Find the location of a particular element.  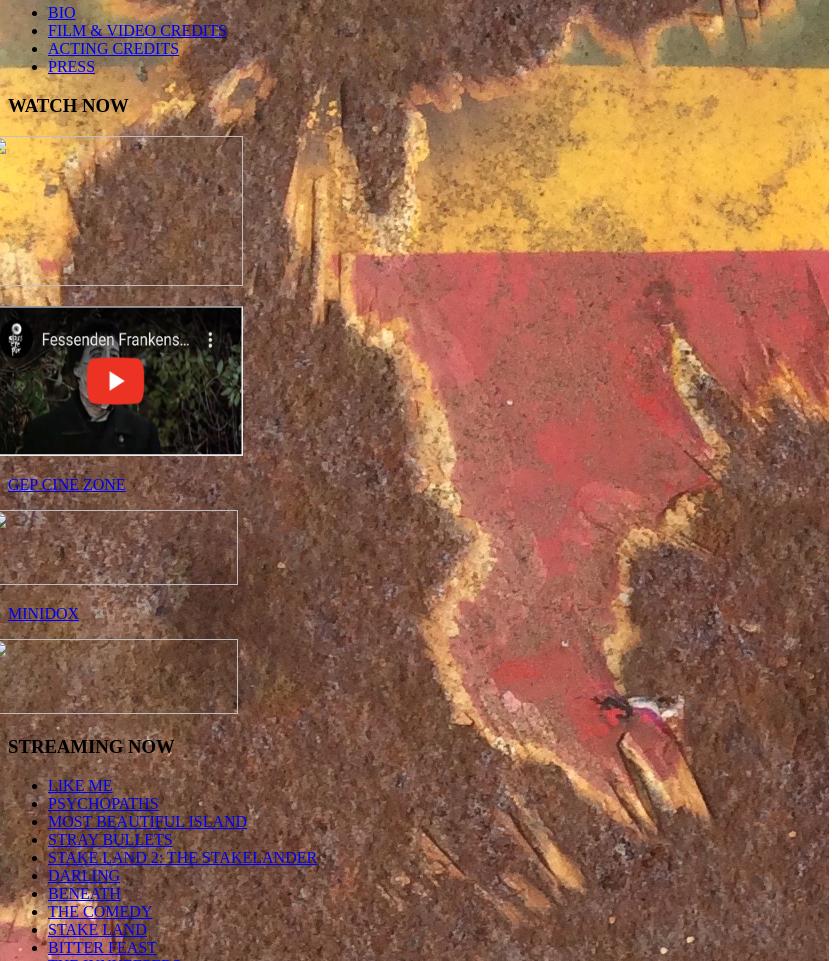

'BITTER FEAST' is located at coordinates (101, 947).